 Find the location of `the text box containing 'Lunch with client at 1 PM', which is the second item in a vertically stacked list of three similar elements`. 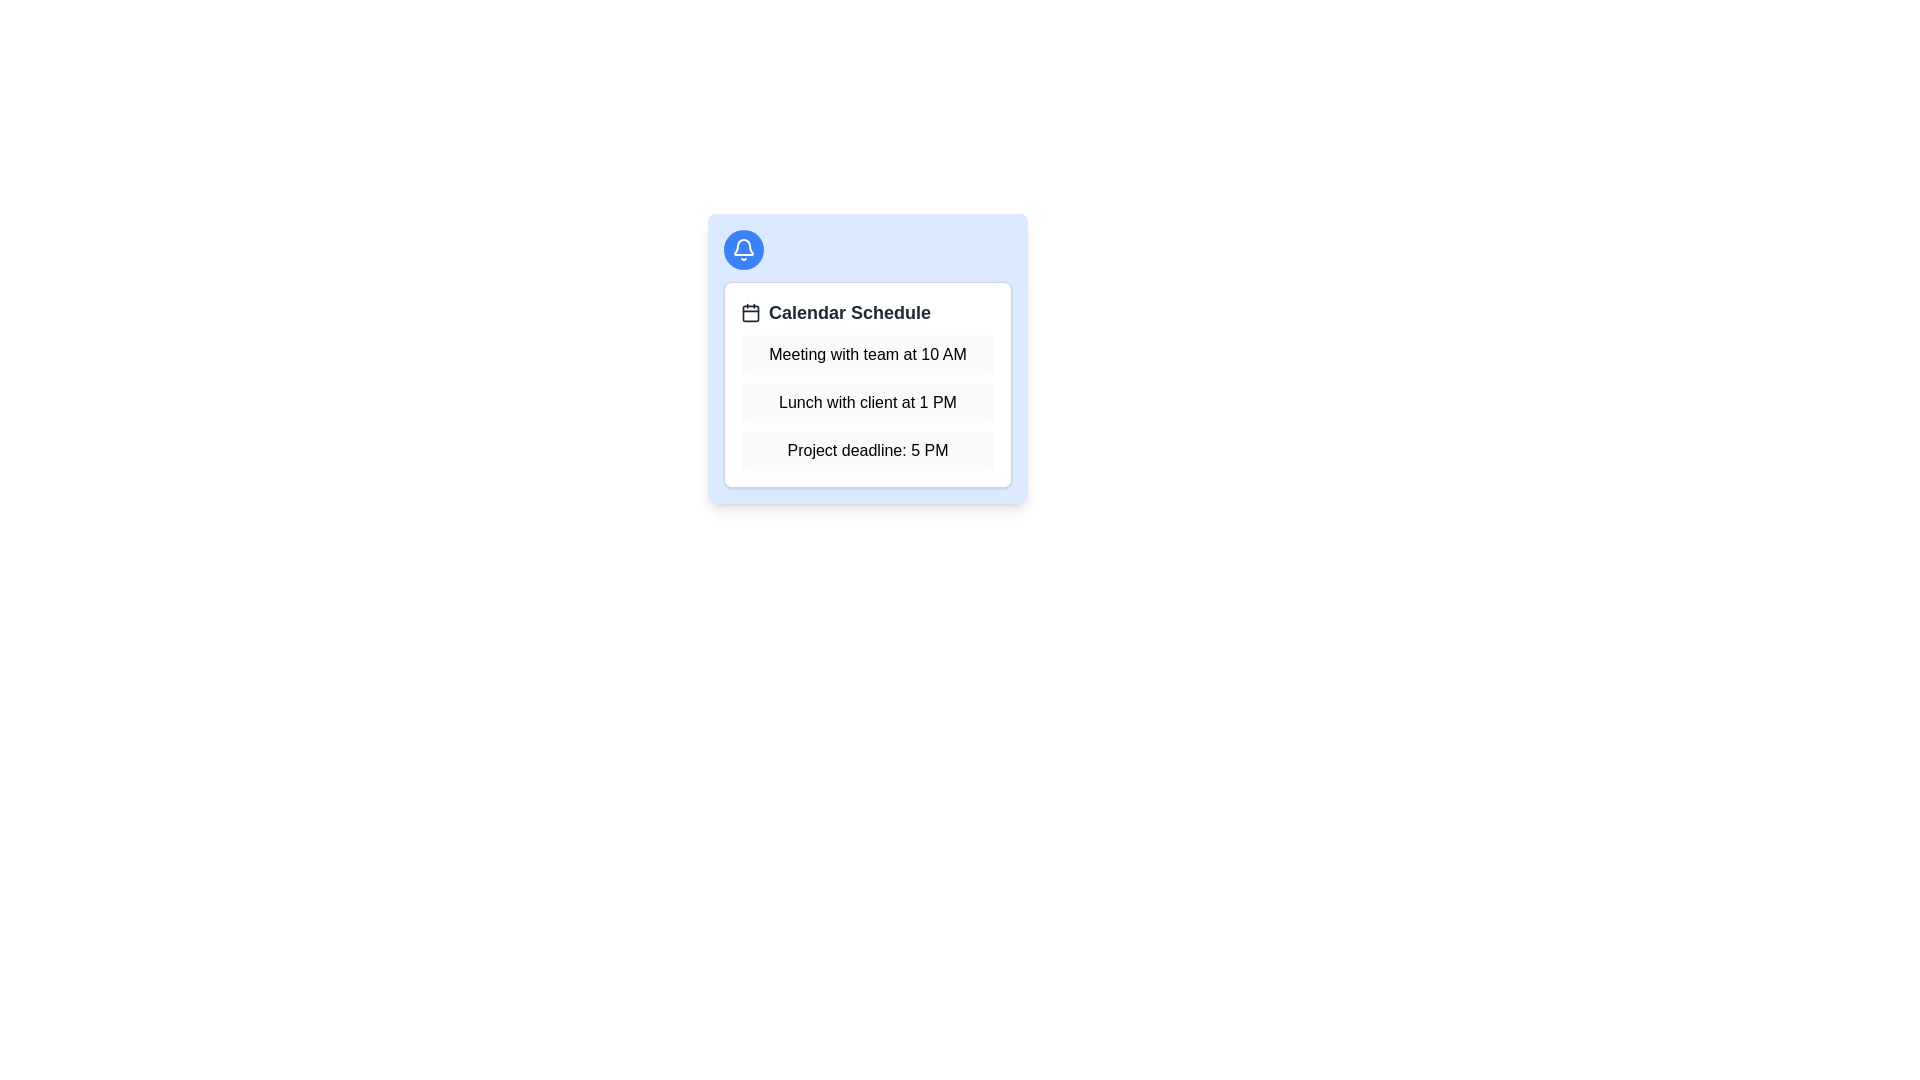

the text box containing 'Lunch with client at 1 PM', which is the second item in a vertically stacked list of three similar elements is located at coordinates (868, 402).